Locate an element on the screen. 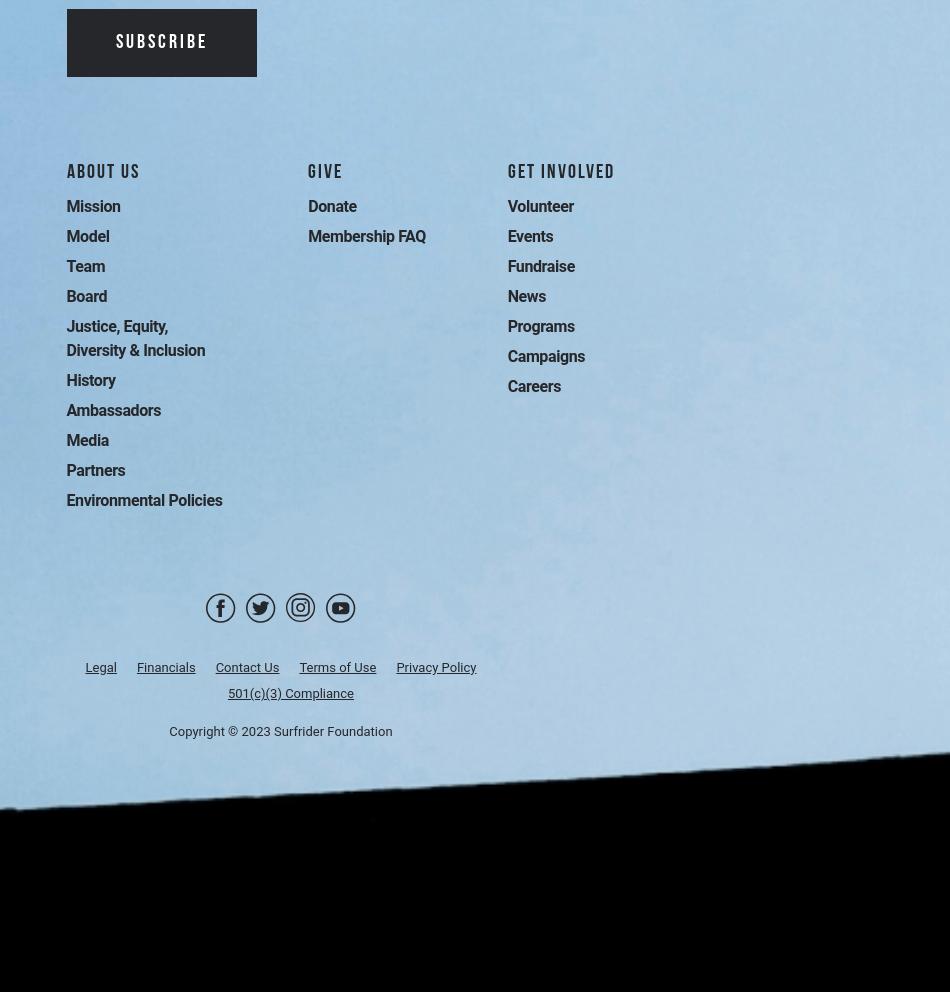 Image resolution: width=950 pixels, height=992 pixels. 'Terms of Use' is located at coordinates (336, 666).